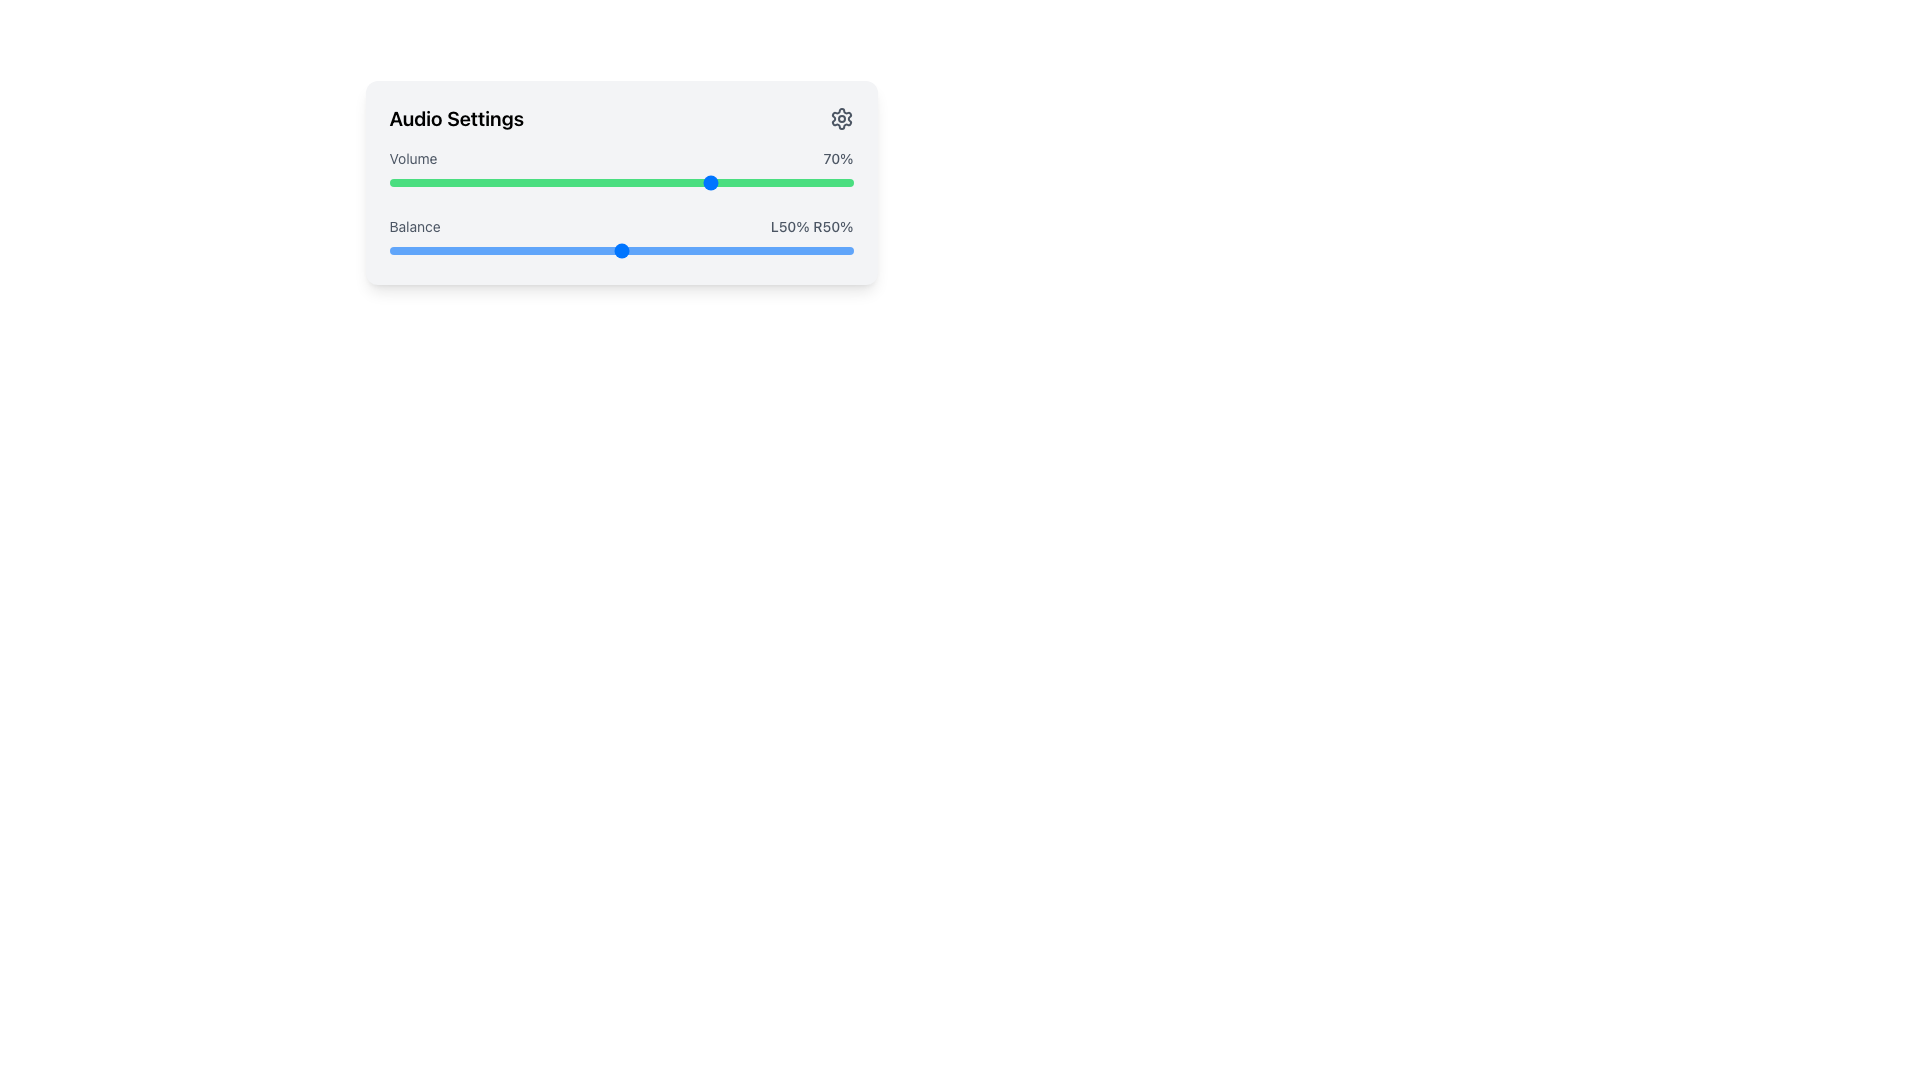 This screenshot has height=1080, width=1920. What do you see at coordinates (741, 249) in the screenshot?
I see `the balance` at bounding box center [741, 249].